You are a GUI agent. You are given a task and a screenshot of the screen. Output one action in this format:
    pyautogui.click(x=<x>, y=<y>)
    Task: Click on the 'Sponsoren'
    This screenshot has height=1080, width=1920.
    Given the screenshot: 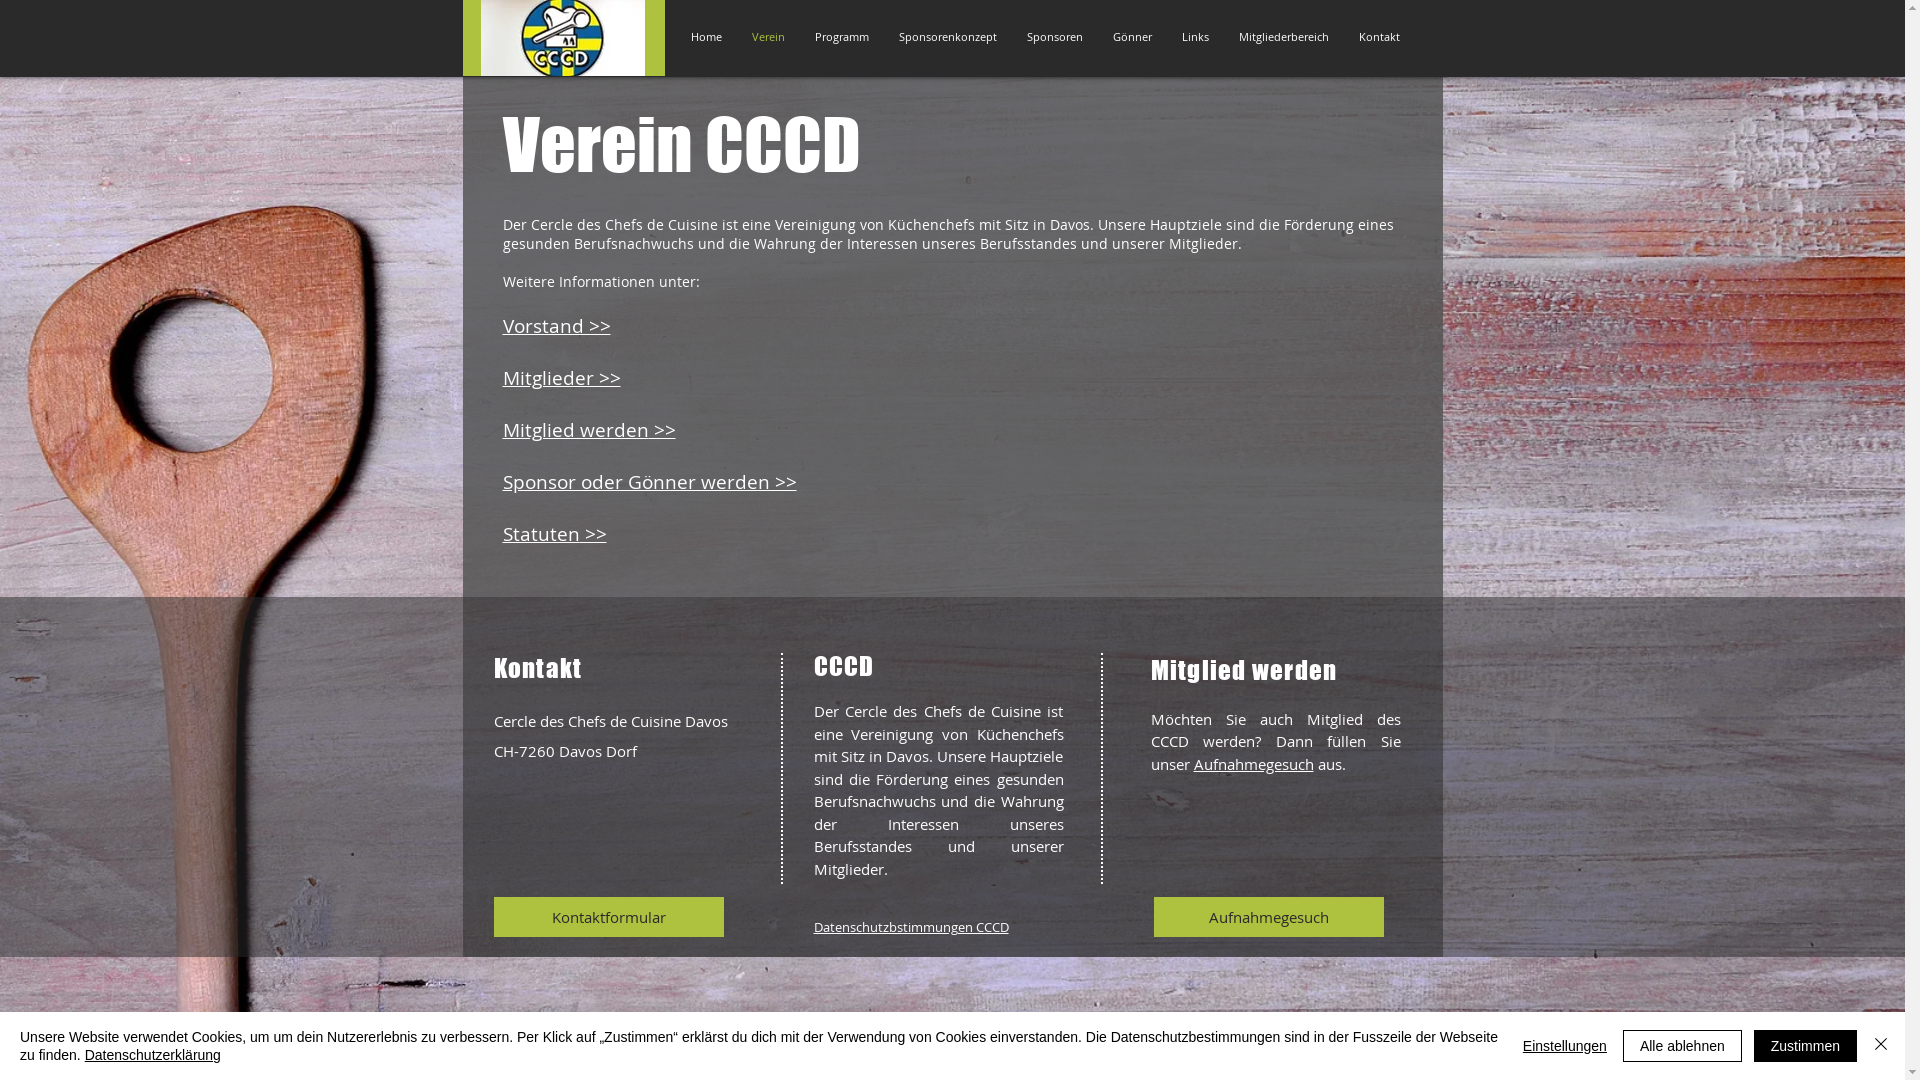 What is the action you would take?
    pyautogui.click(x=1054, y=37)
    